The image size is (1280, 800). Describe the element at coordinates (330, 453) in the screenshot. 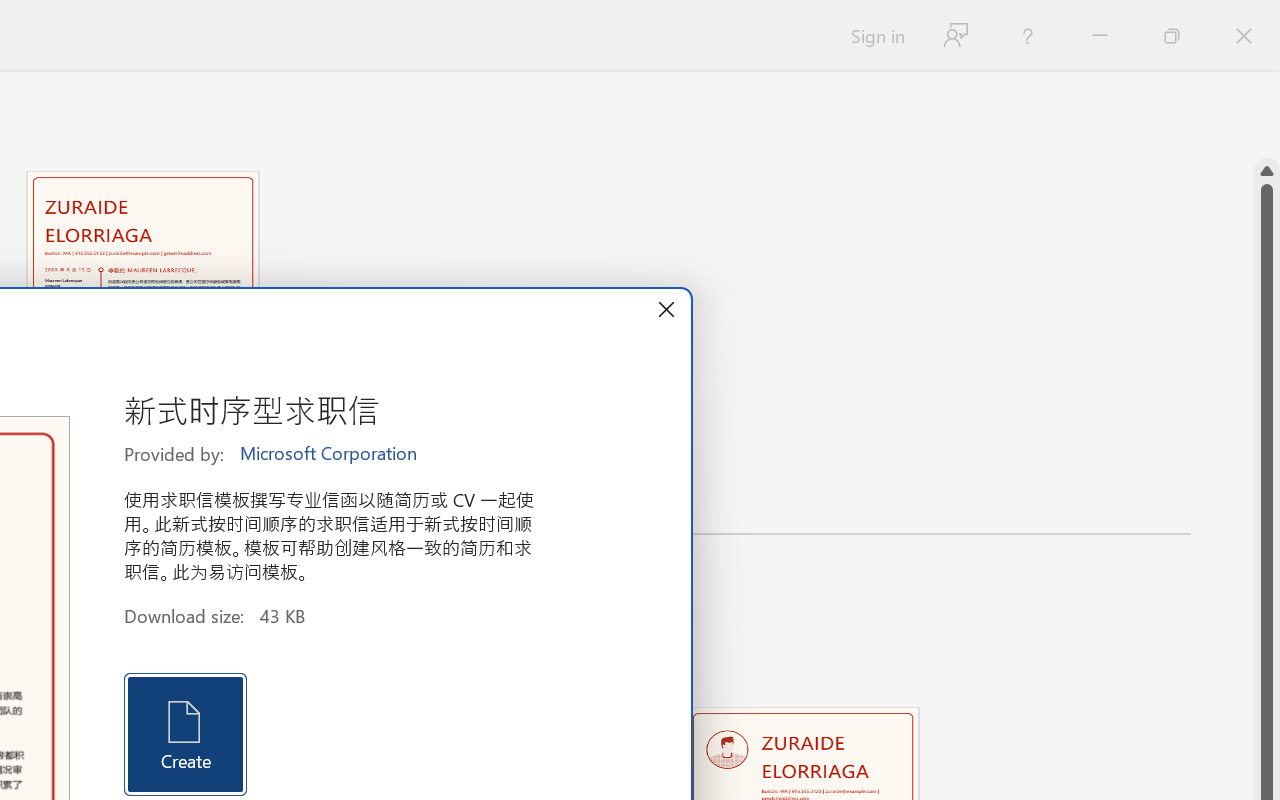

I see `'Microsoft Corporation'` at that location.